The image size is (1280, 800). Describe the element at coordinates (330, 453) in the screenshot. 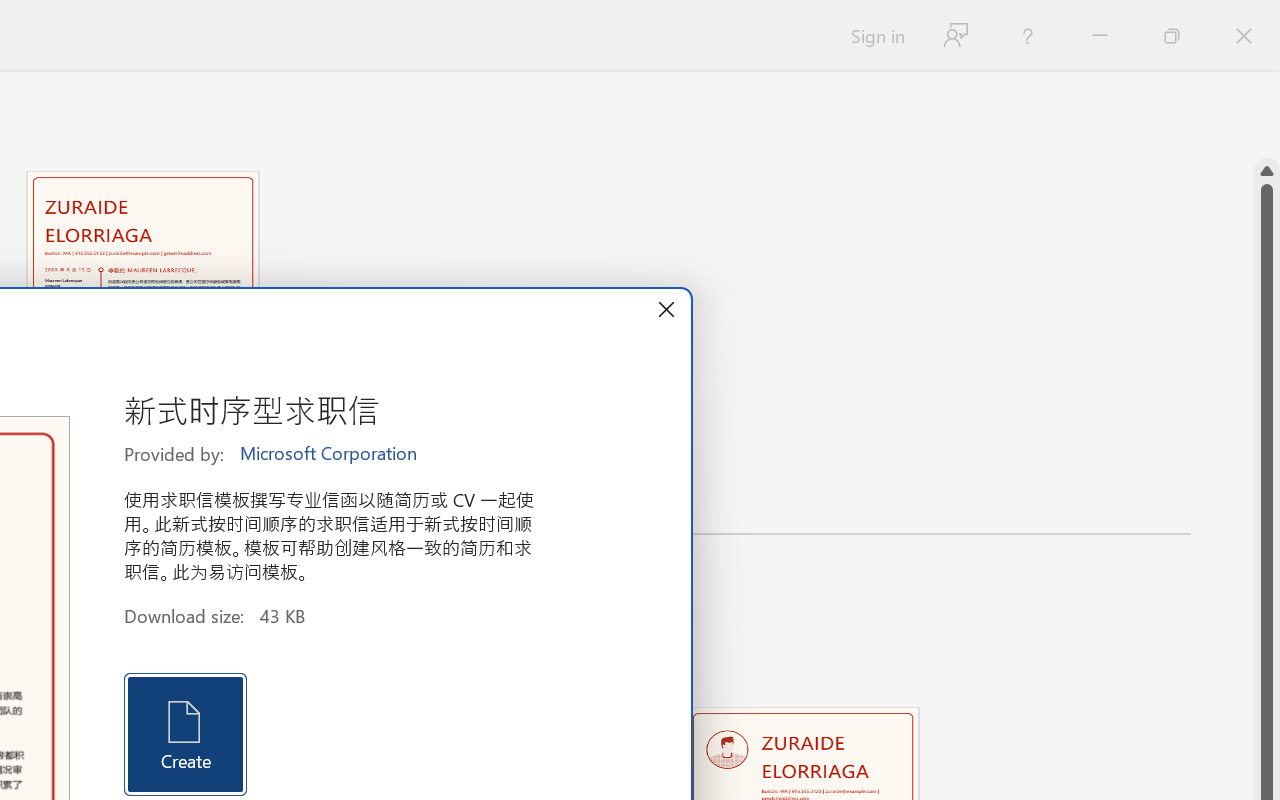

I see `'Microsoft Corporation'` at that location.